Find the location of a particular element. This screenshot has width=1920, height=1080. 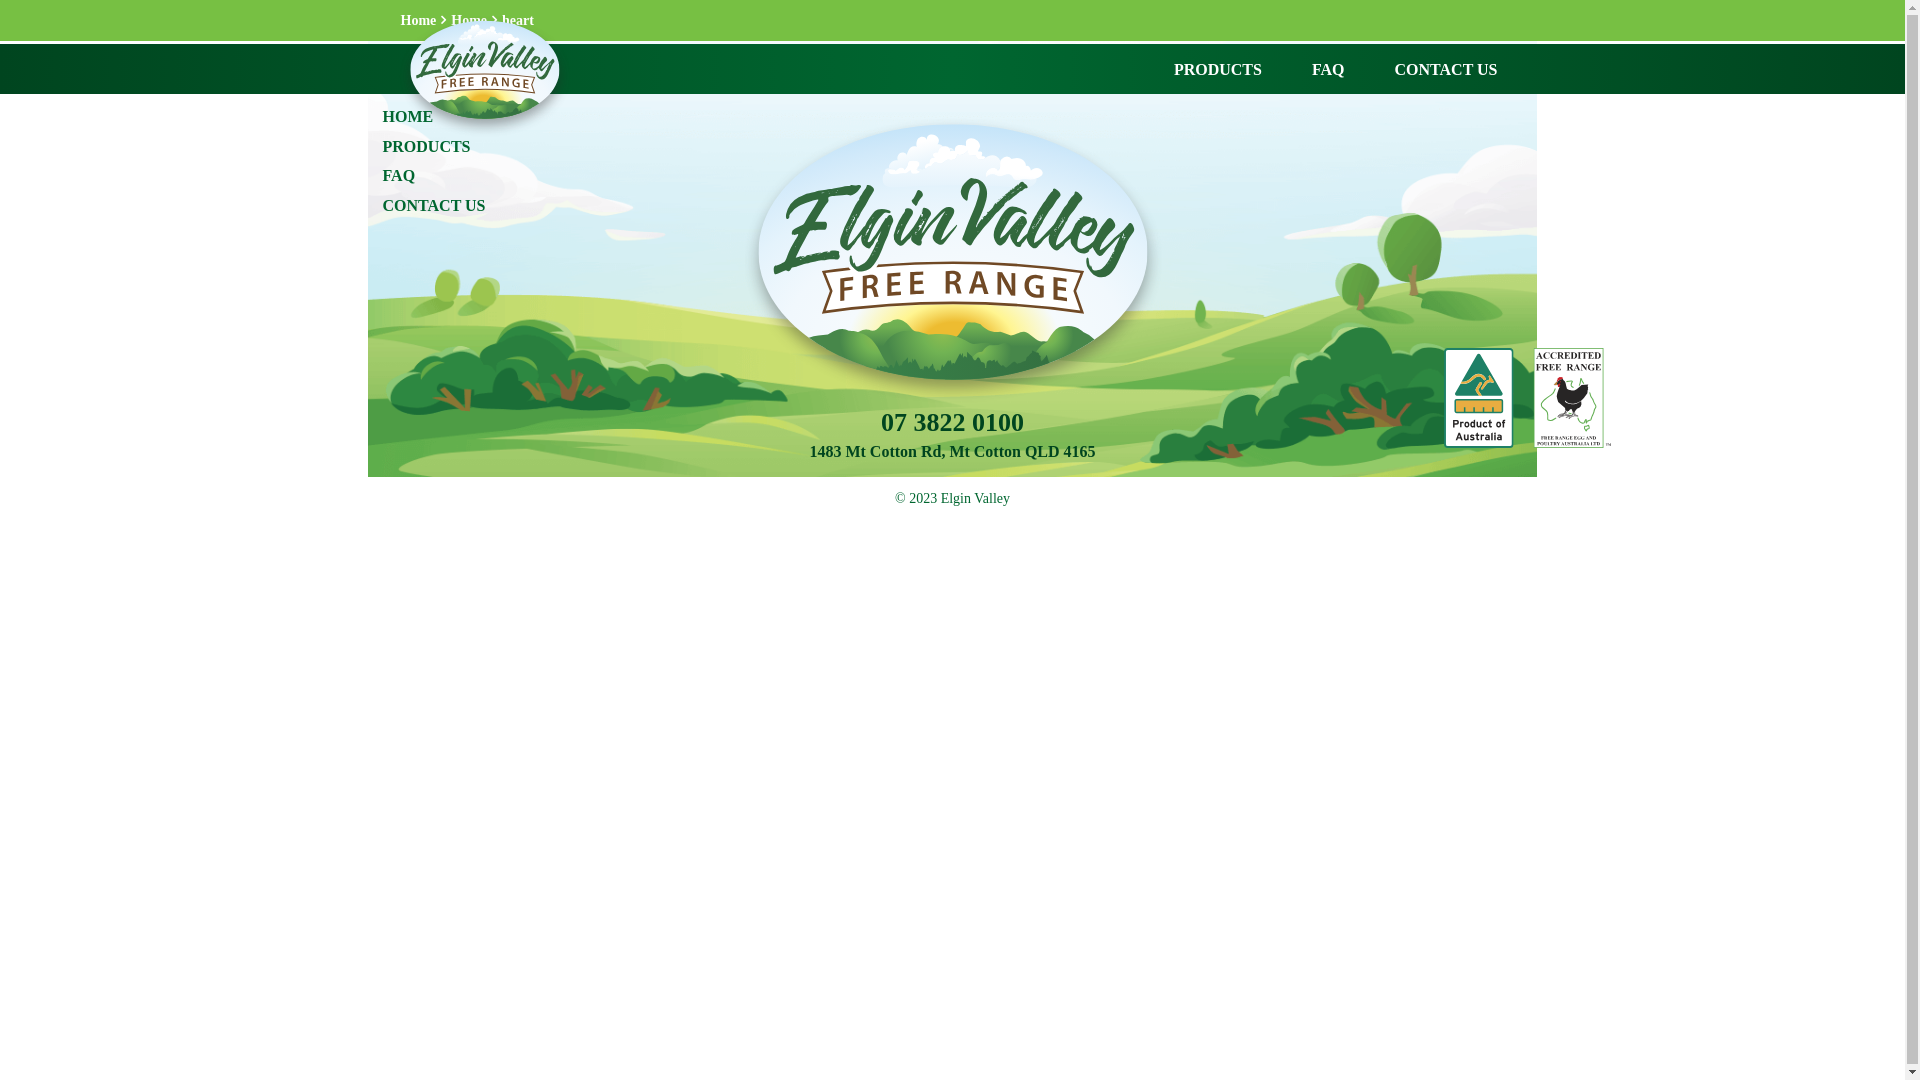

'CONTACT US' is located at coordinates (1446, 68).